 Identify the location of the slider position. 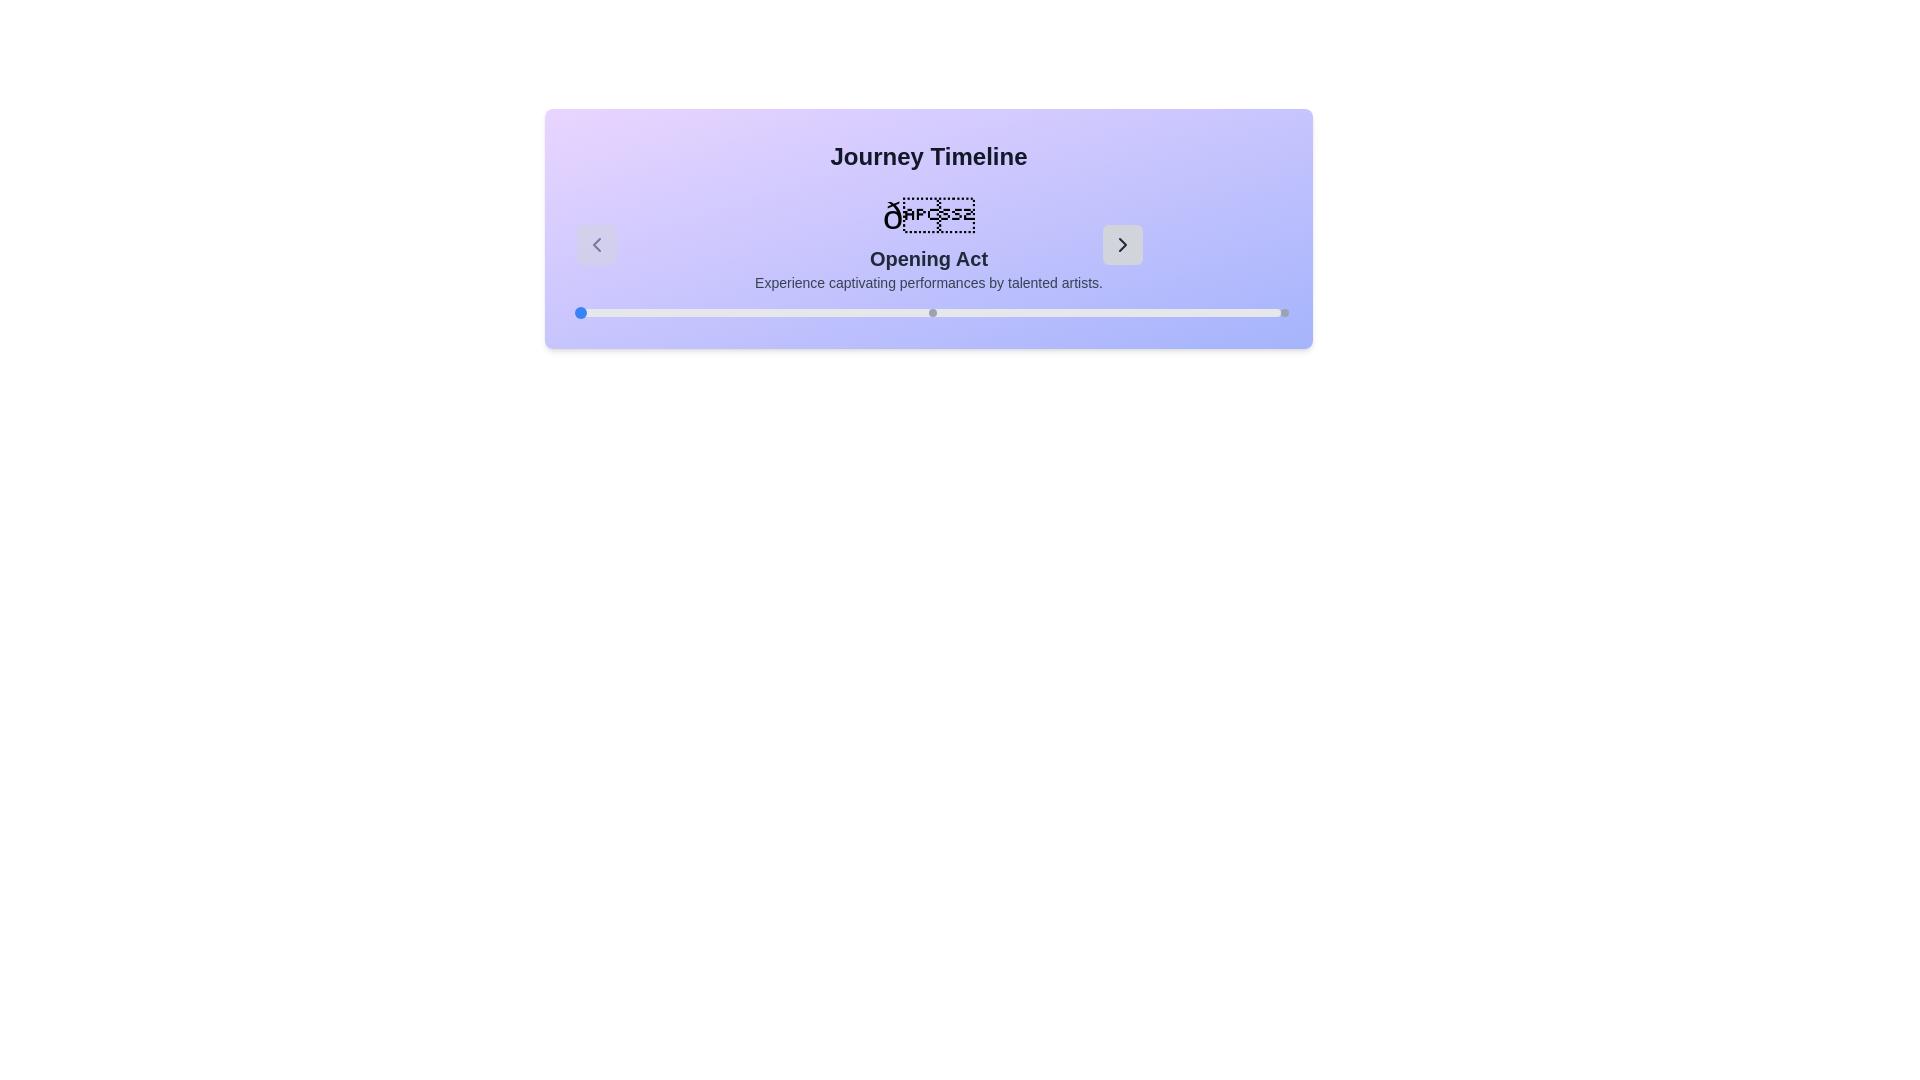
(647, 312).